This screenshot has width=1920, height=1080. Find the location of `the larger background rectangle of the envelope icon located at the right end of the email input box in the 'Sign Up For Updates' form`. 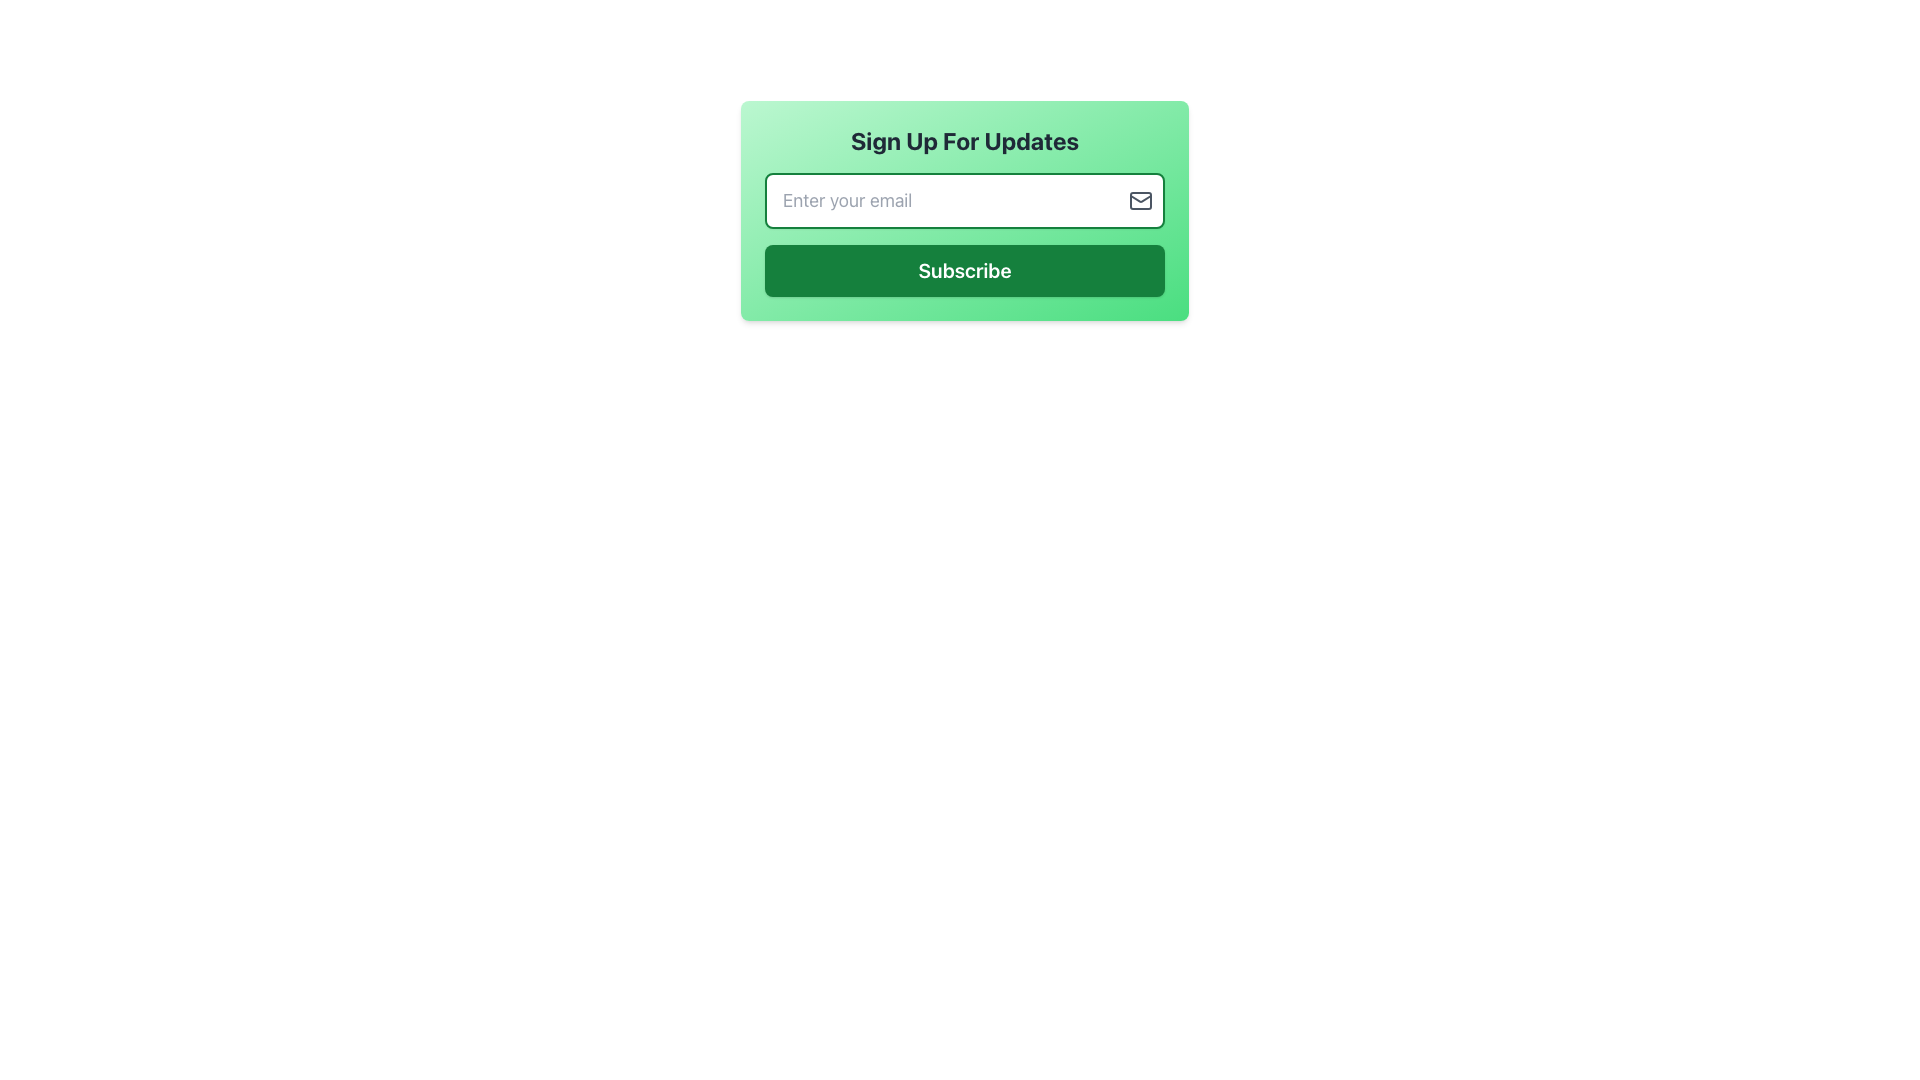

the larger background rectangle of the envelope icon located at the right end of the email input box in the 'Sign Up For Updates' form is located at coordinates (1141, 200).